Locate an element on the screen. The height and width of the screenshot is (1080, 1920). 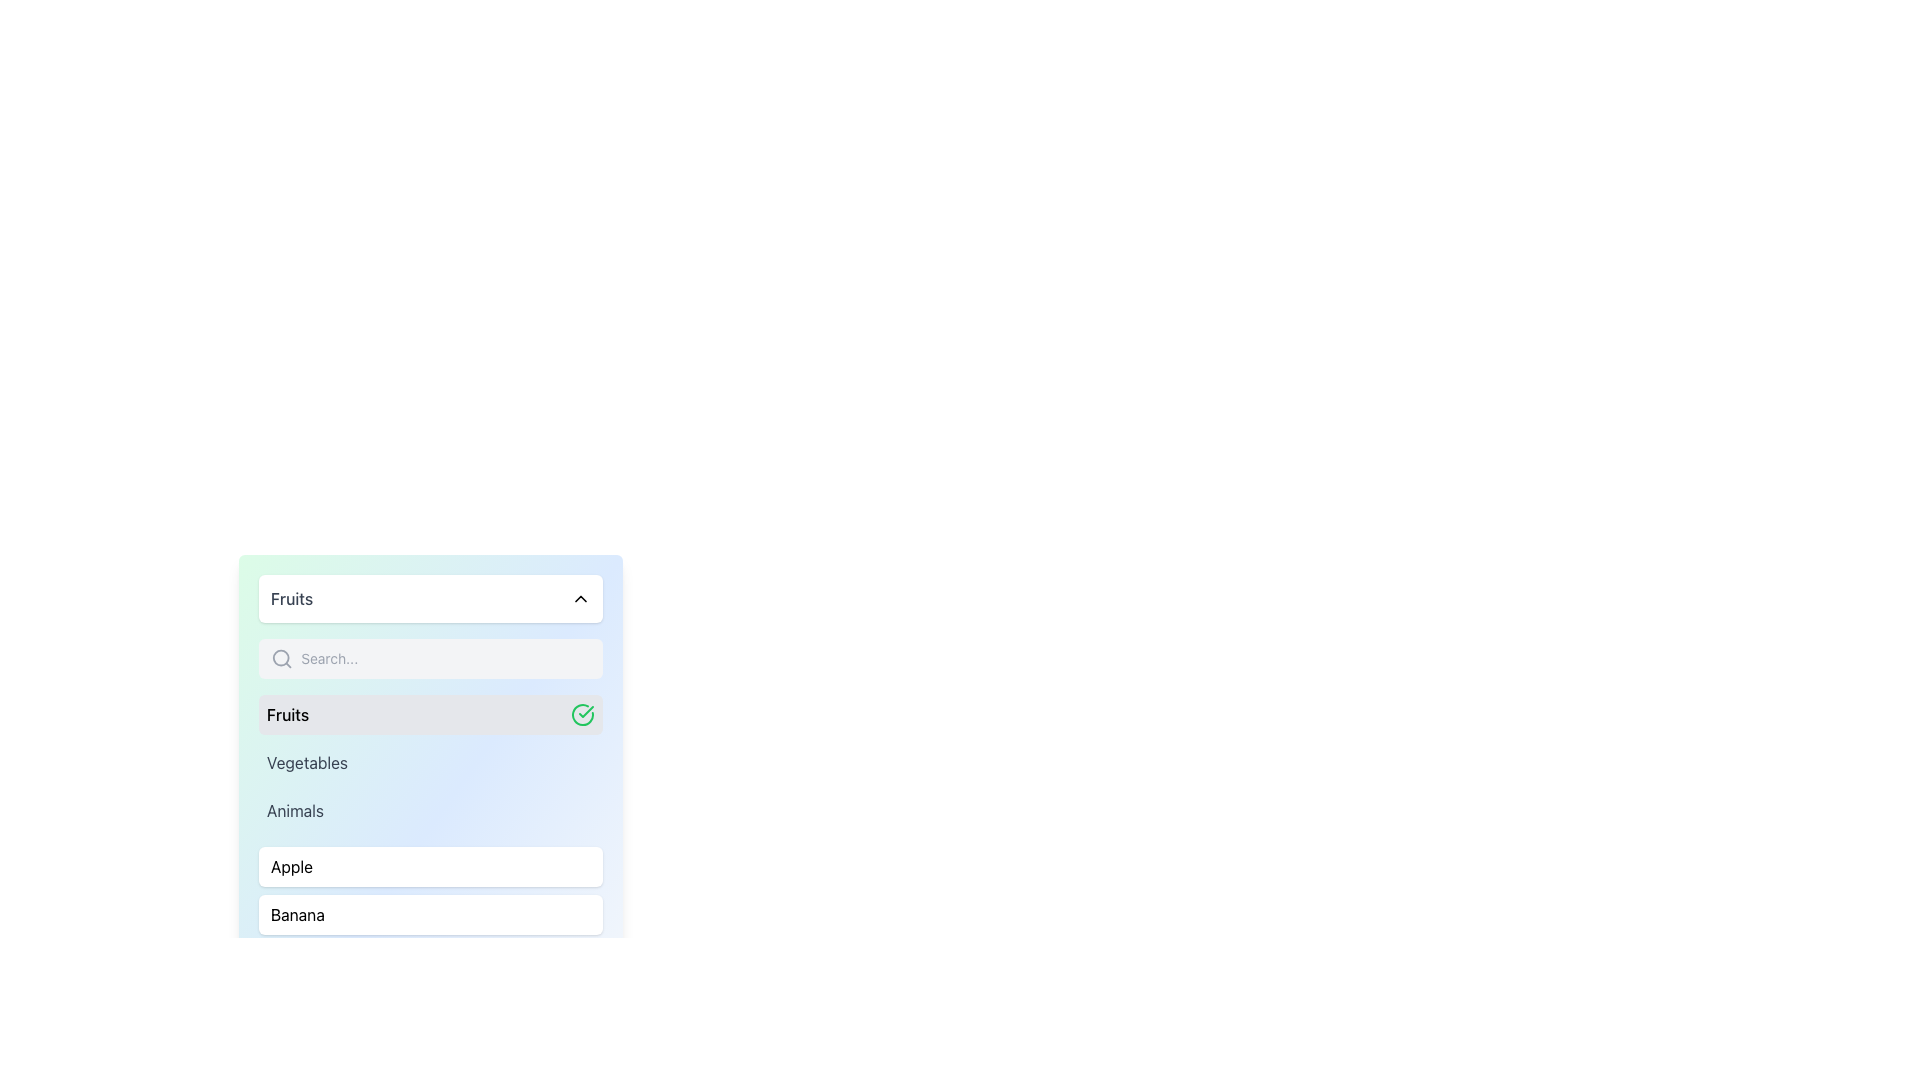
the 'Fruits' text label displayed in gray color with medium font weight, located in the upper portion of the dropdown menu interface is located at coordinates (291, 597).